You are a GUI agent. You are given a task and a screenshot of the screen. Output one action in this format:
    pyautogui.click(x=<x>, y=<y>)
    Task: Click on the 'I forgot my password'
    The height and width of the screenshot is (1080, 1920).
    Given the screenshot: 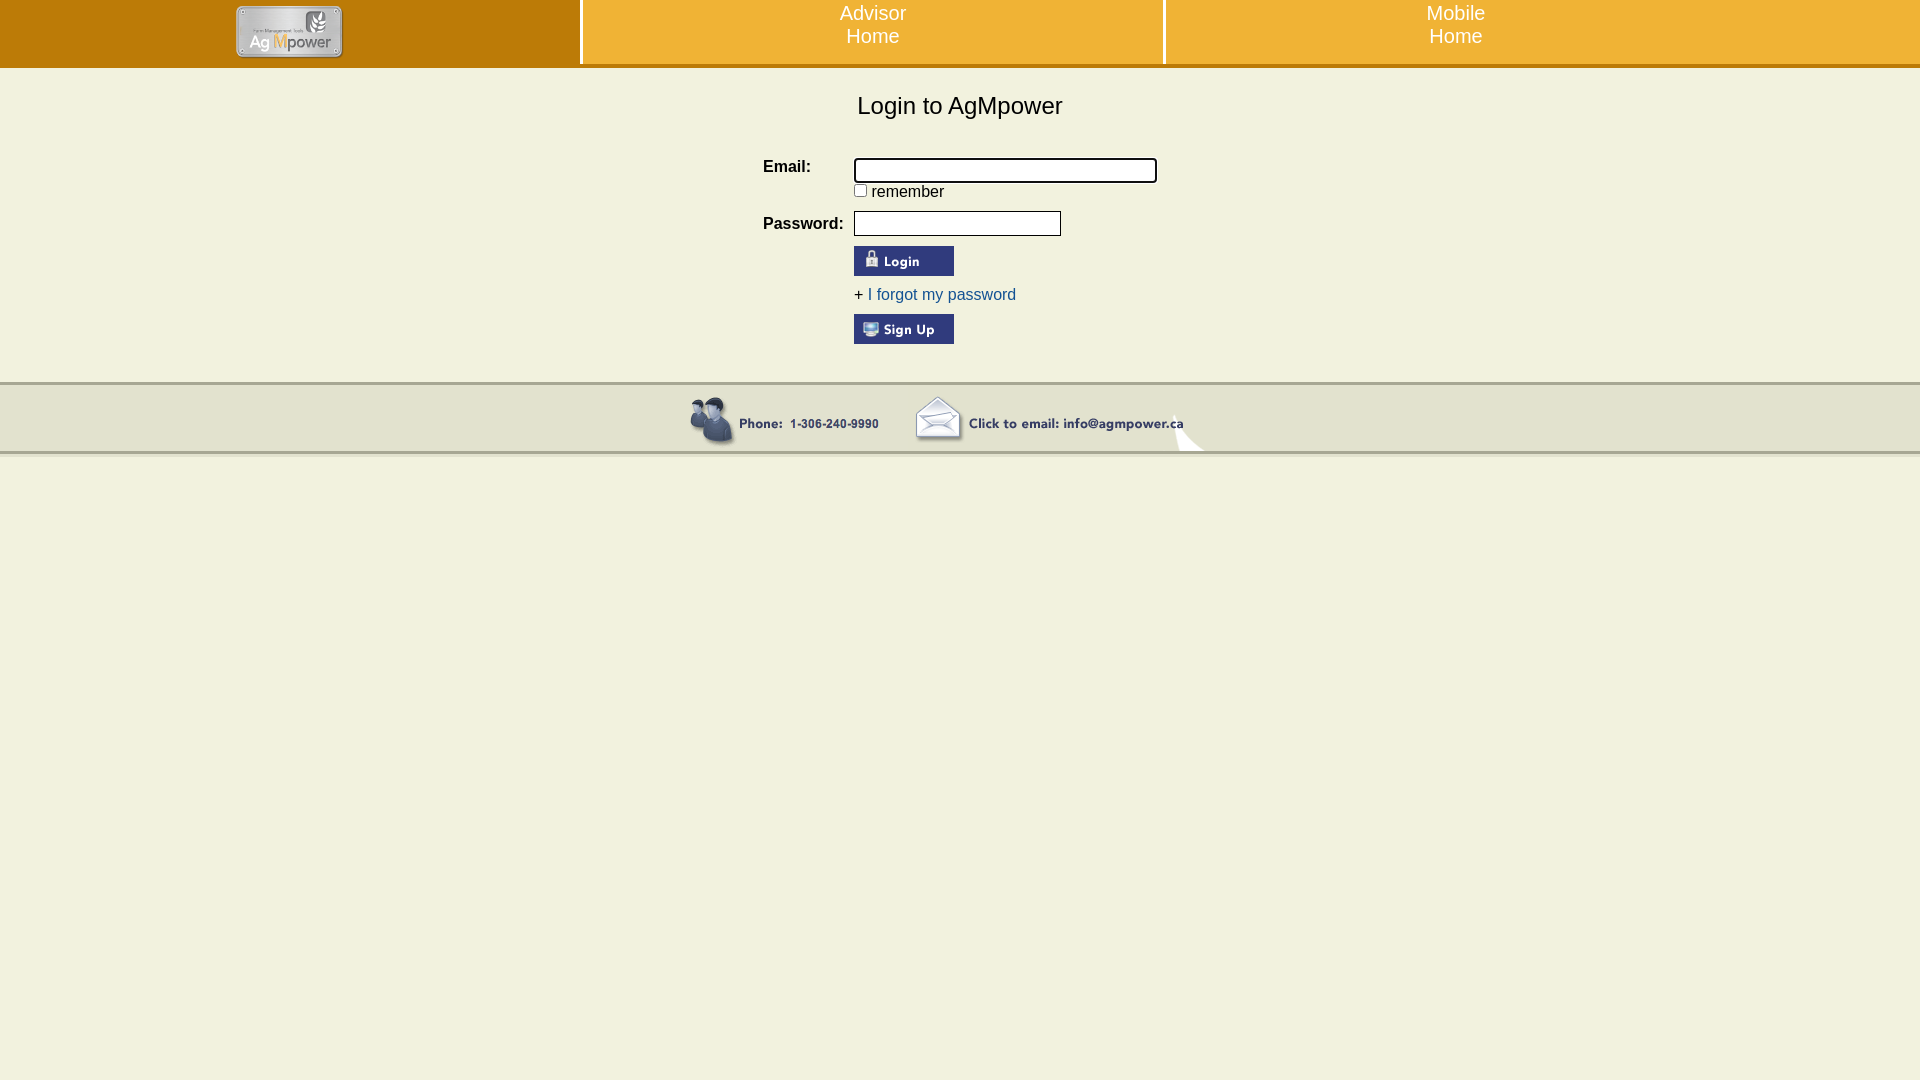 What is the action you would take?
    pyautogui.click(x=941, y=294)
    